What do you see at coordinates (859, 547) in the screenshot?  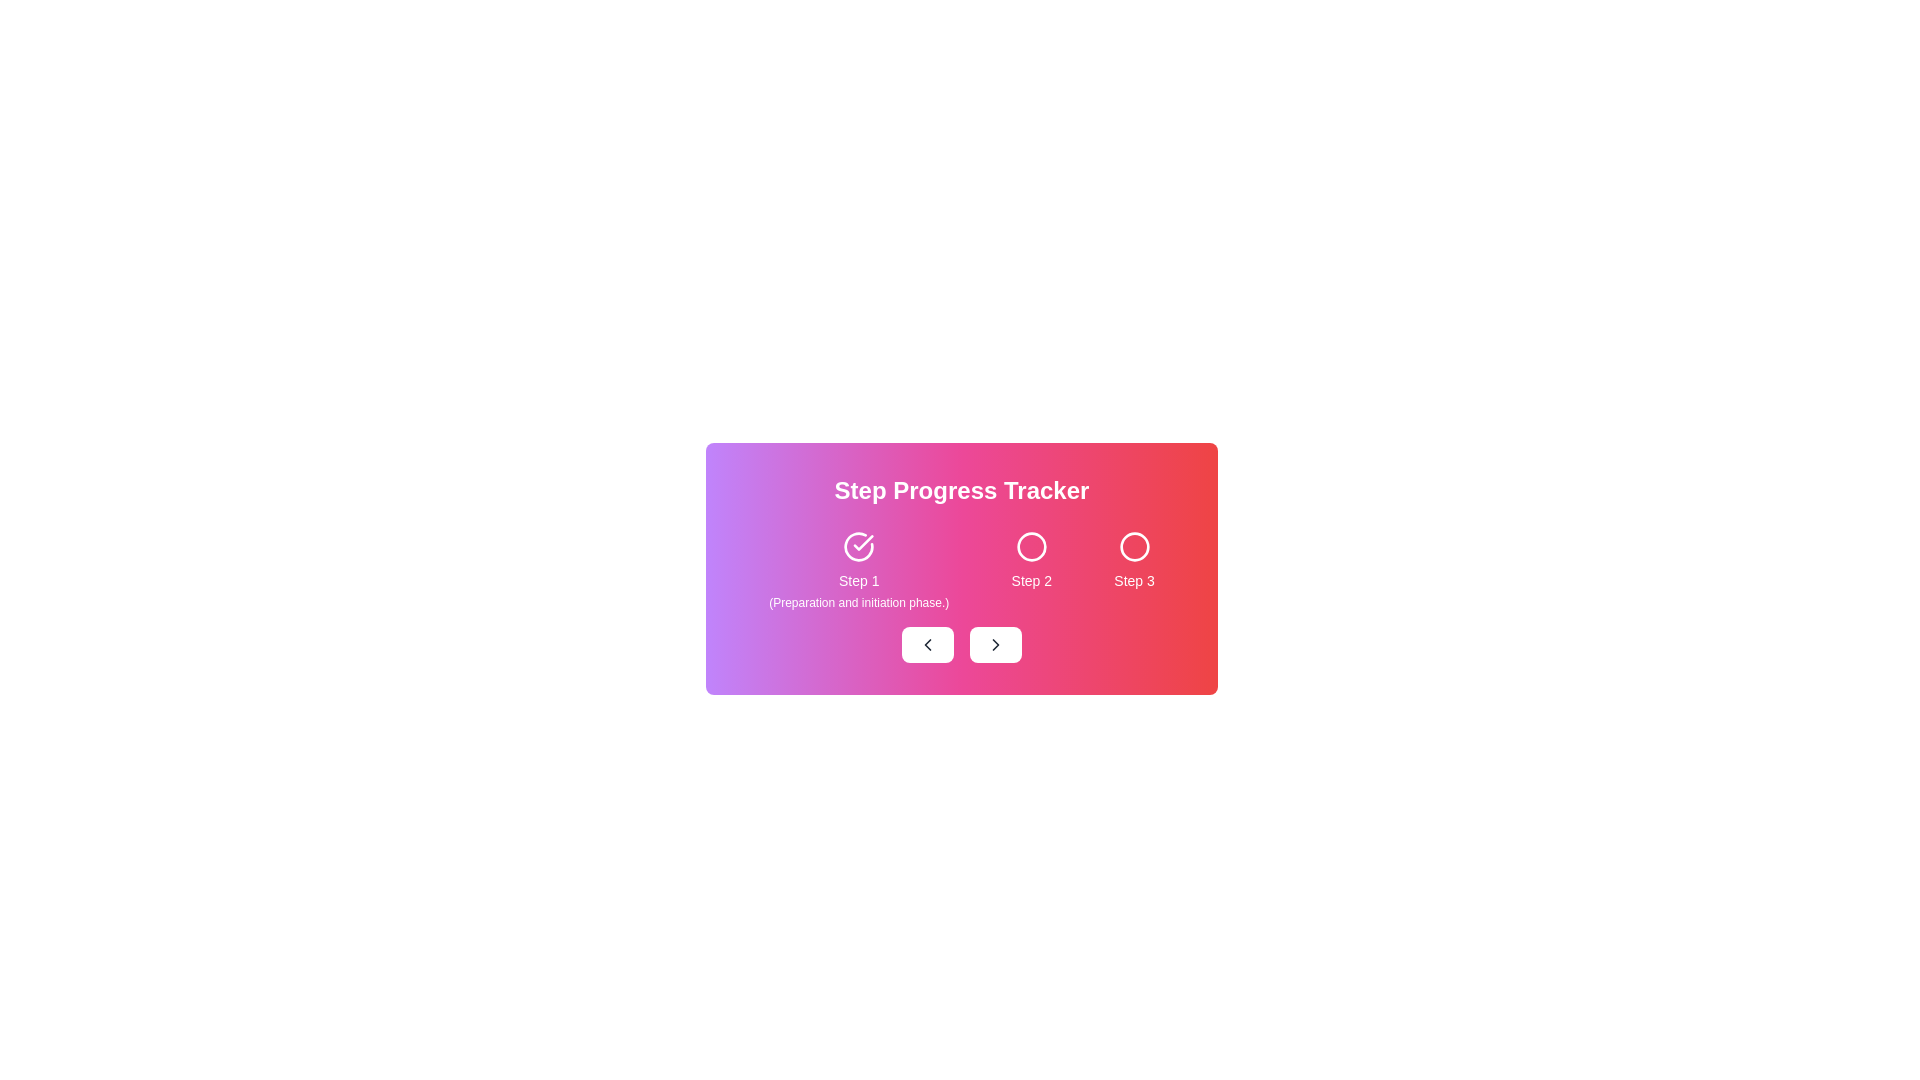 I see `the status of the first step completion icon, which is a circular checkmark symbol with a white stroke on a pinkish-purple background, located above the text 'Step 1' and '(Preparation and initiation phase.)'` at bounding box center [859, 547].